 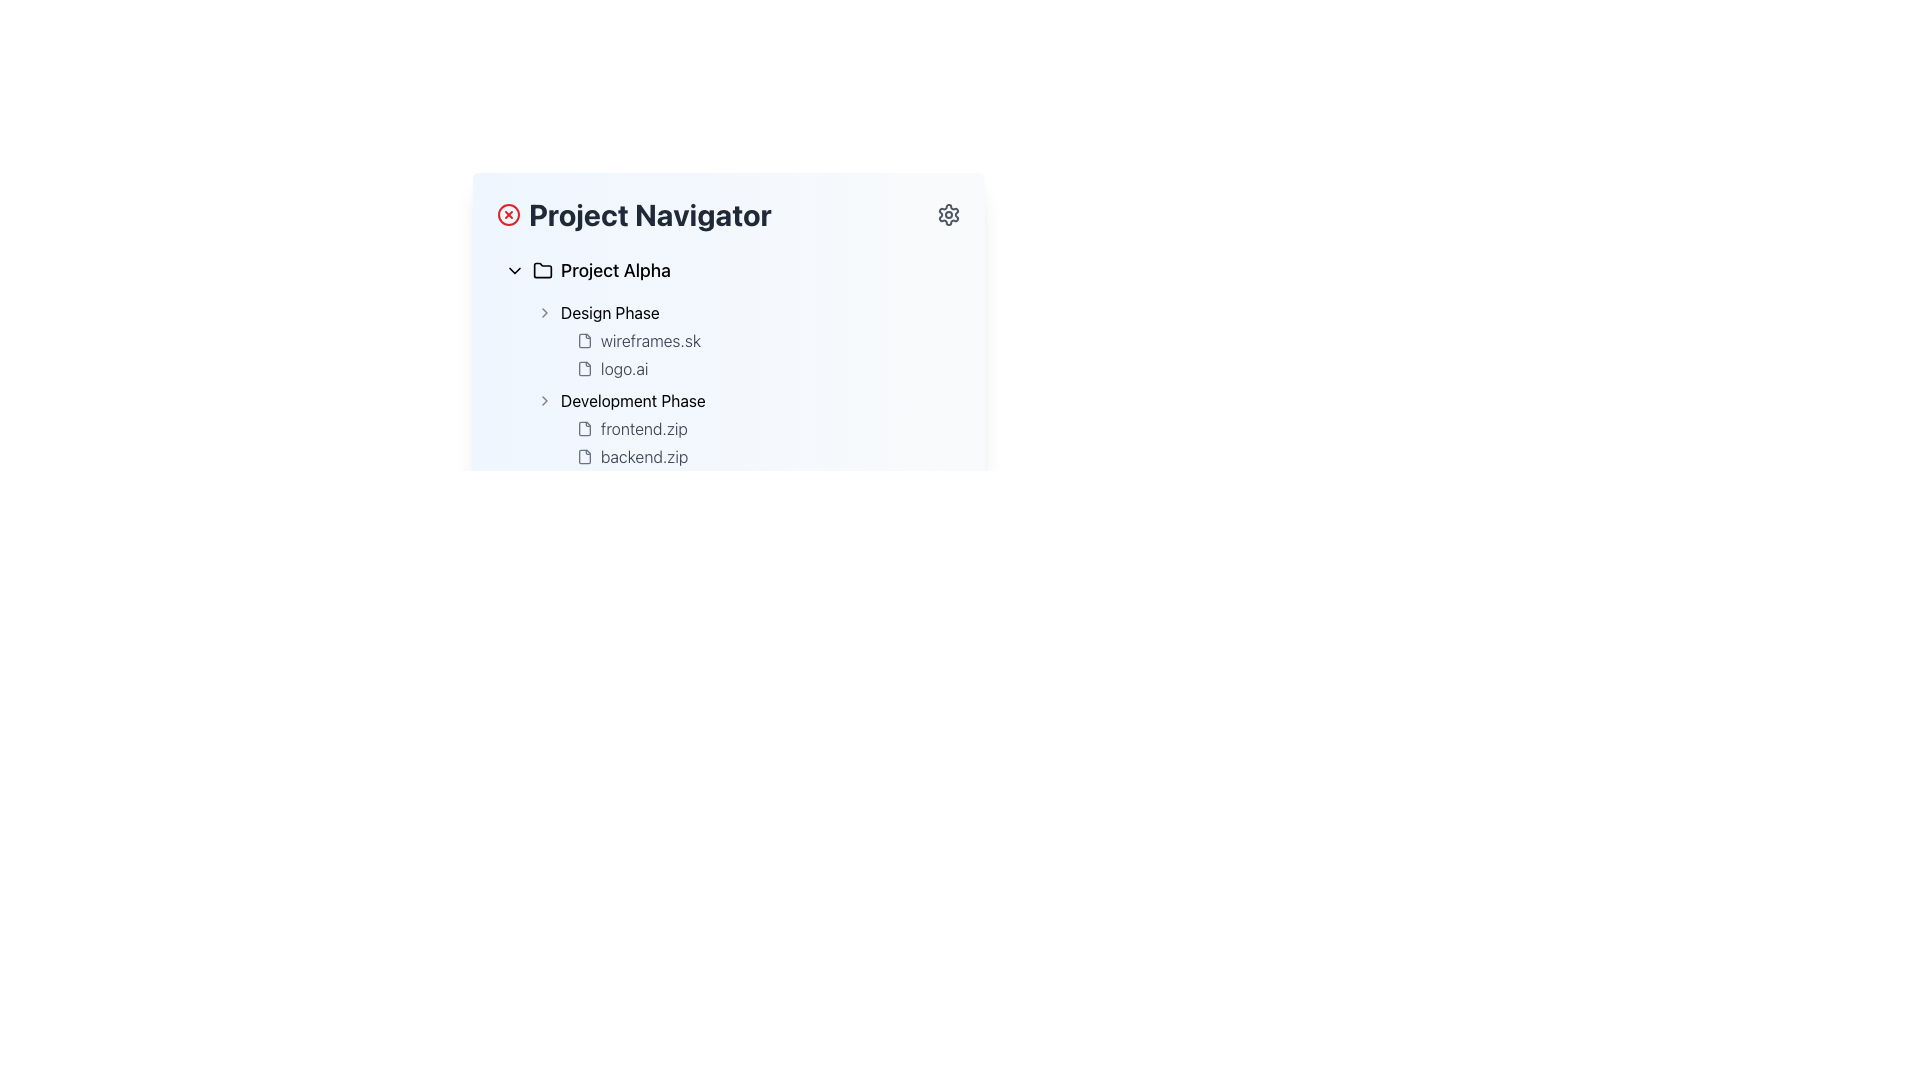 I want to click on the ZIP file icon indicating 'frontend.zip' located under the 'Development Phase' section of the 'Project Alpha' category in the 'Project Navigator' interface, so click(x=584, y=427).